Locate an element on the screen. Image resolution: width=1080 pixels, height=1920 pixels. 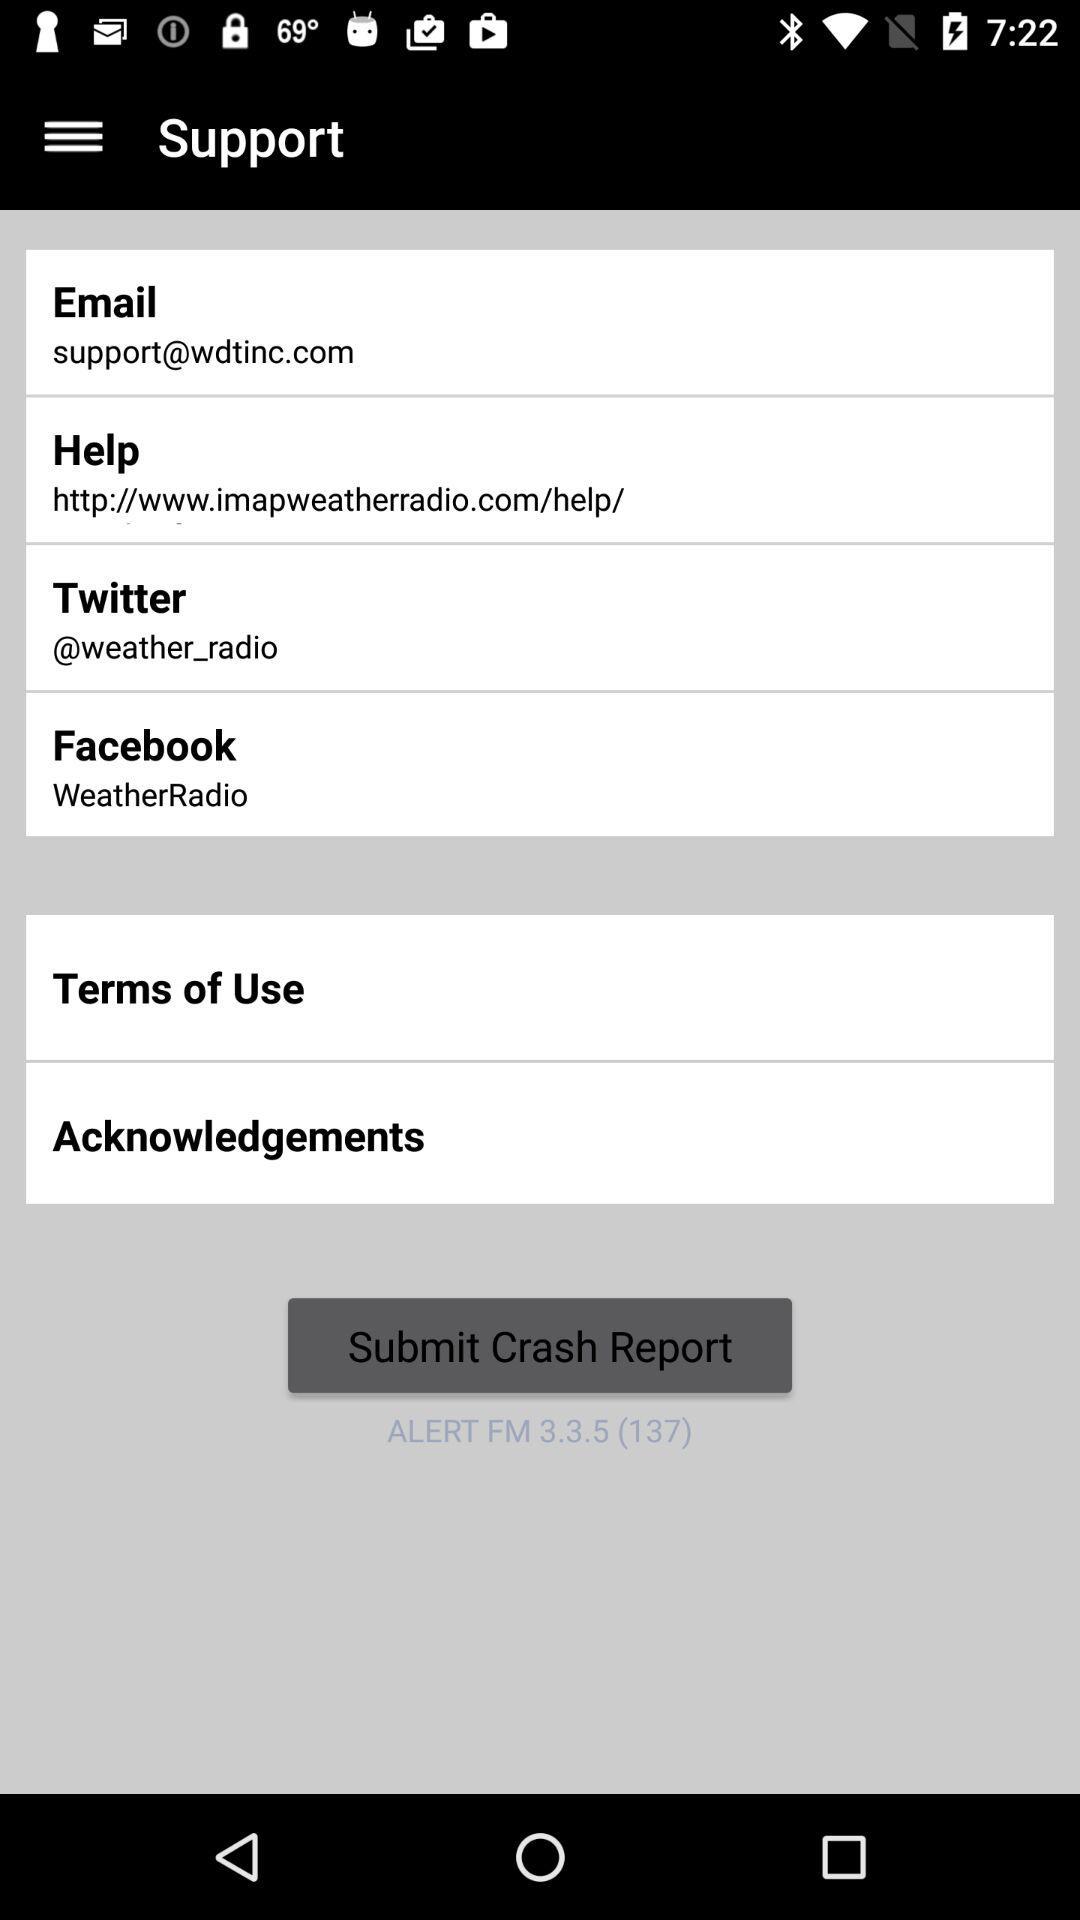
http www imapweatherradio item is located at coordinates (356, 500).